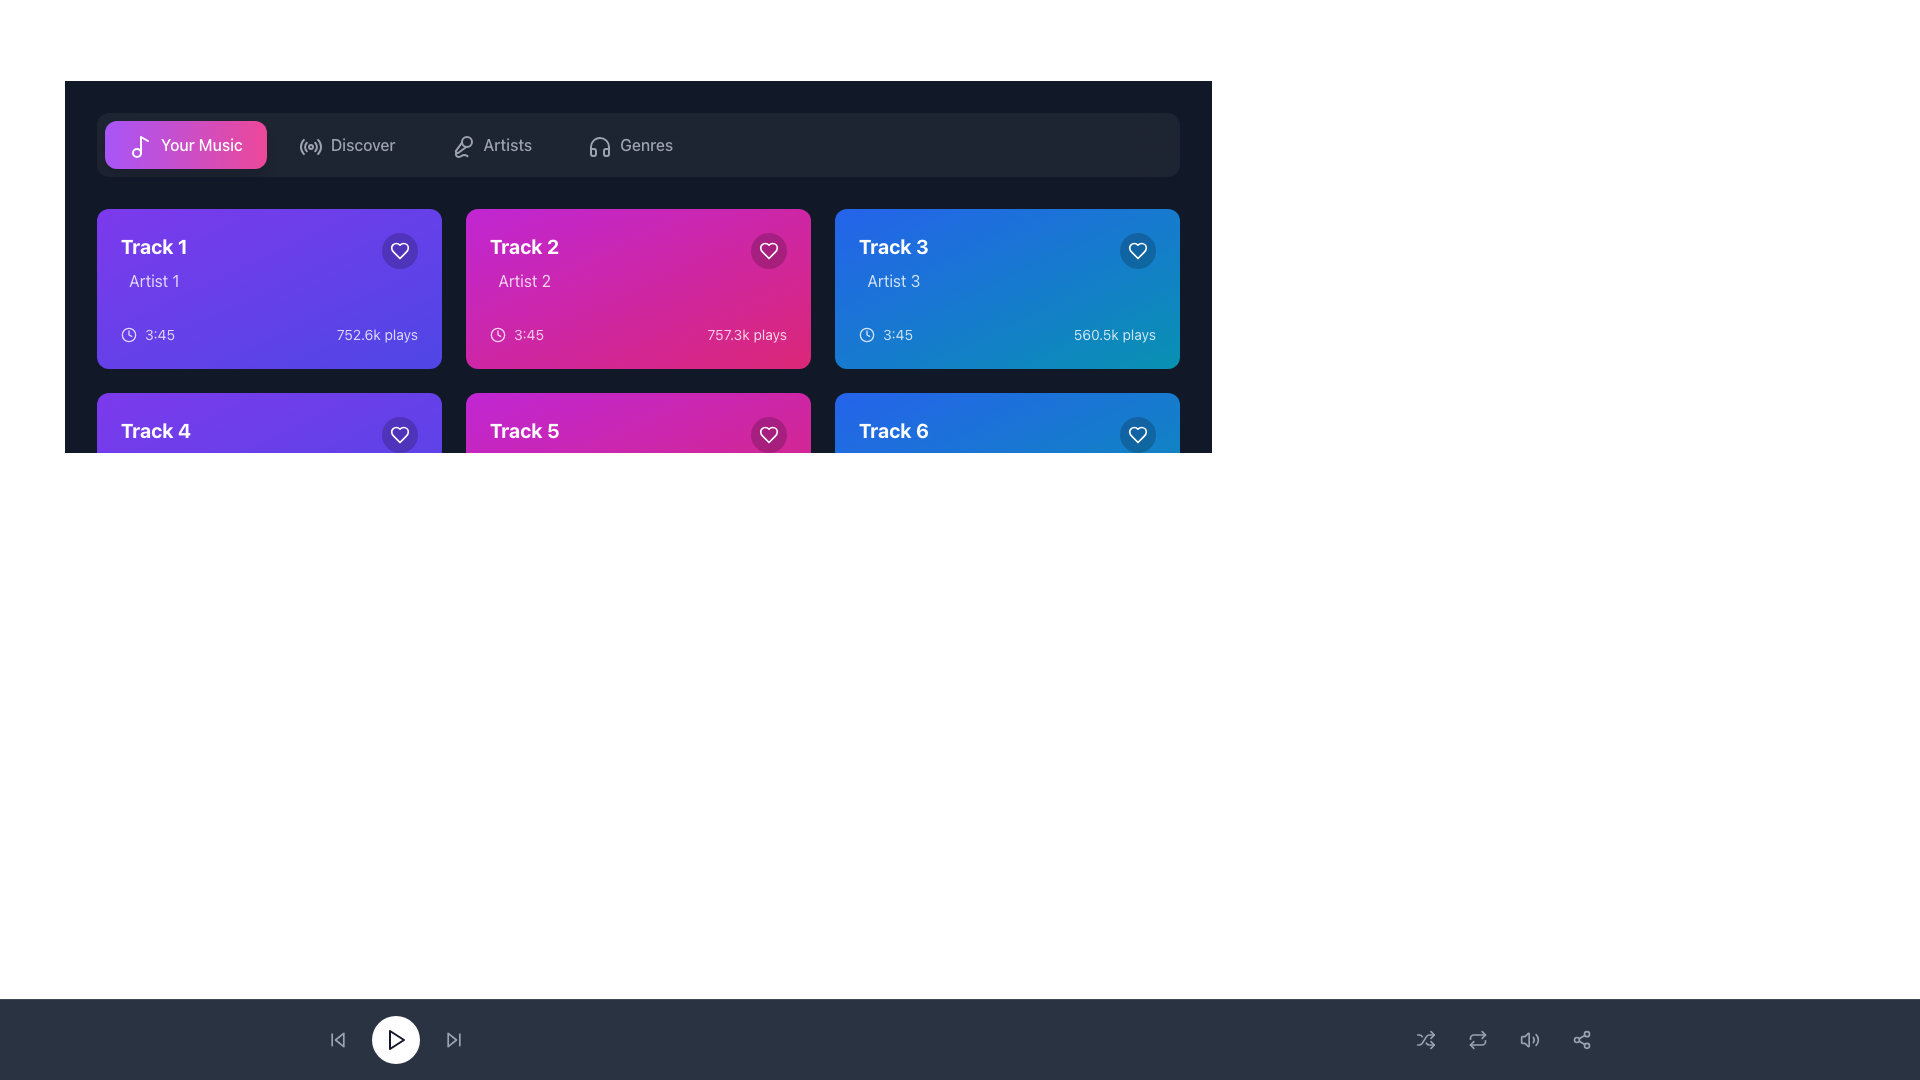 The image size is (1920, 1080). I want to click on the heart icon in the top-right corner of the 'Track 6' card to mark the track as favorite, so click(1137, 434).